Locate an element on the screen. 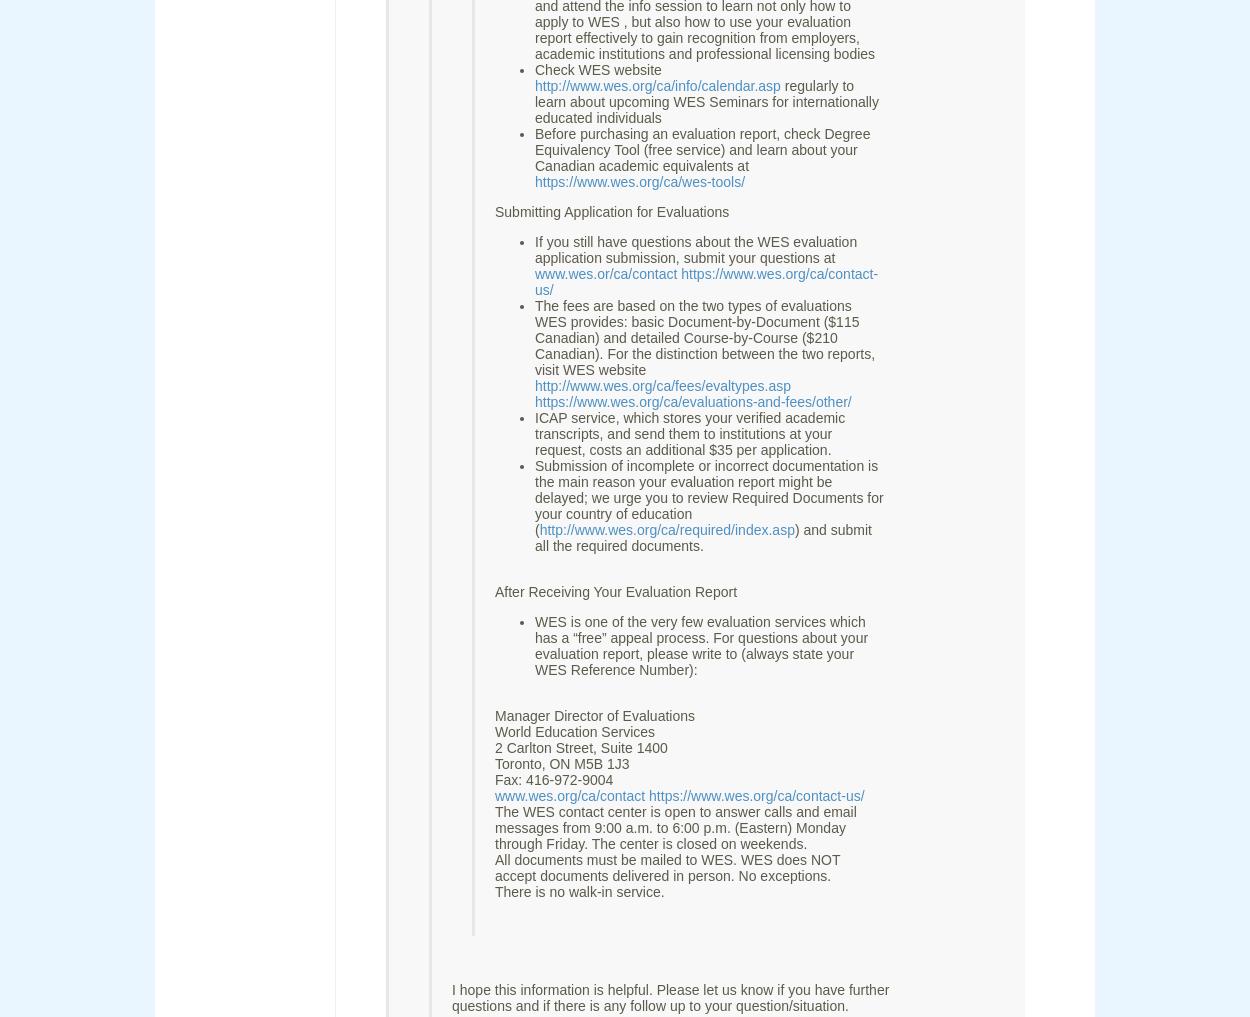 The image size is (1250, 1017). 'There is no walk-in service.' is located at coordinates (578, 892).